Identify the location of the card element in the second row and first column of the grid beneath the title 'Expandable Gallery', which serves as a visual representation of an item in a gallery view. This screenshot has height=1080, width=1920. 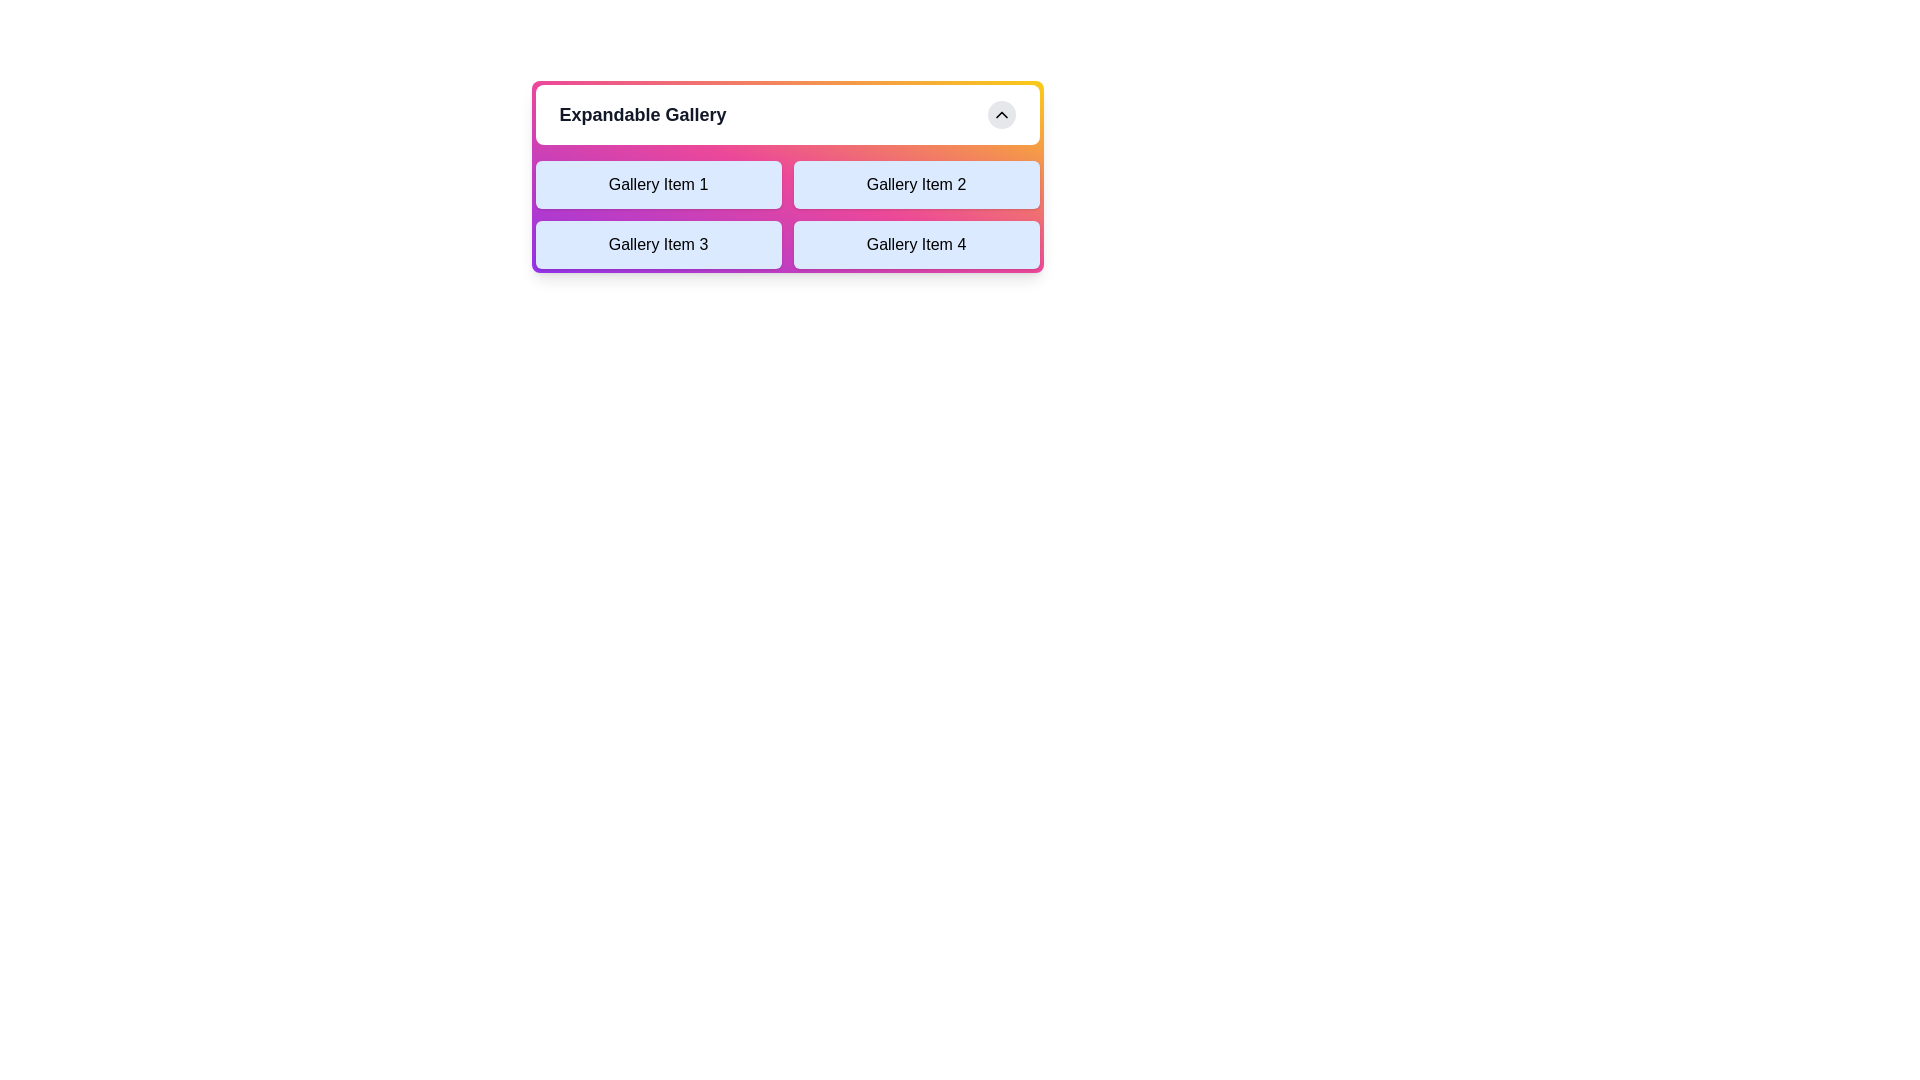
(658, 244).